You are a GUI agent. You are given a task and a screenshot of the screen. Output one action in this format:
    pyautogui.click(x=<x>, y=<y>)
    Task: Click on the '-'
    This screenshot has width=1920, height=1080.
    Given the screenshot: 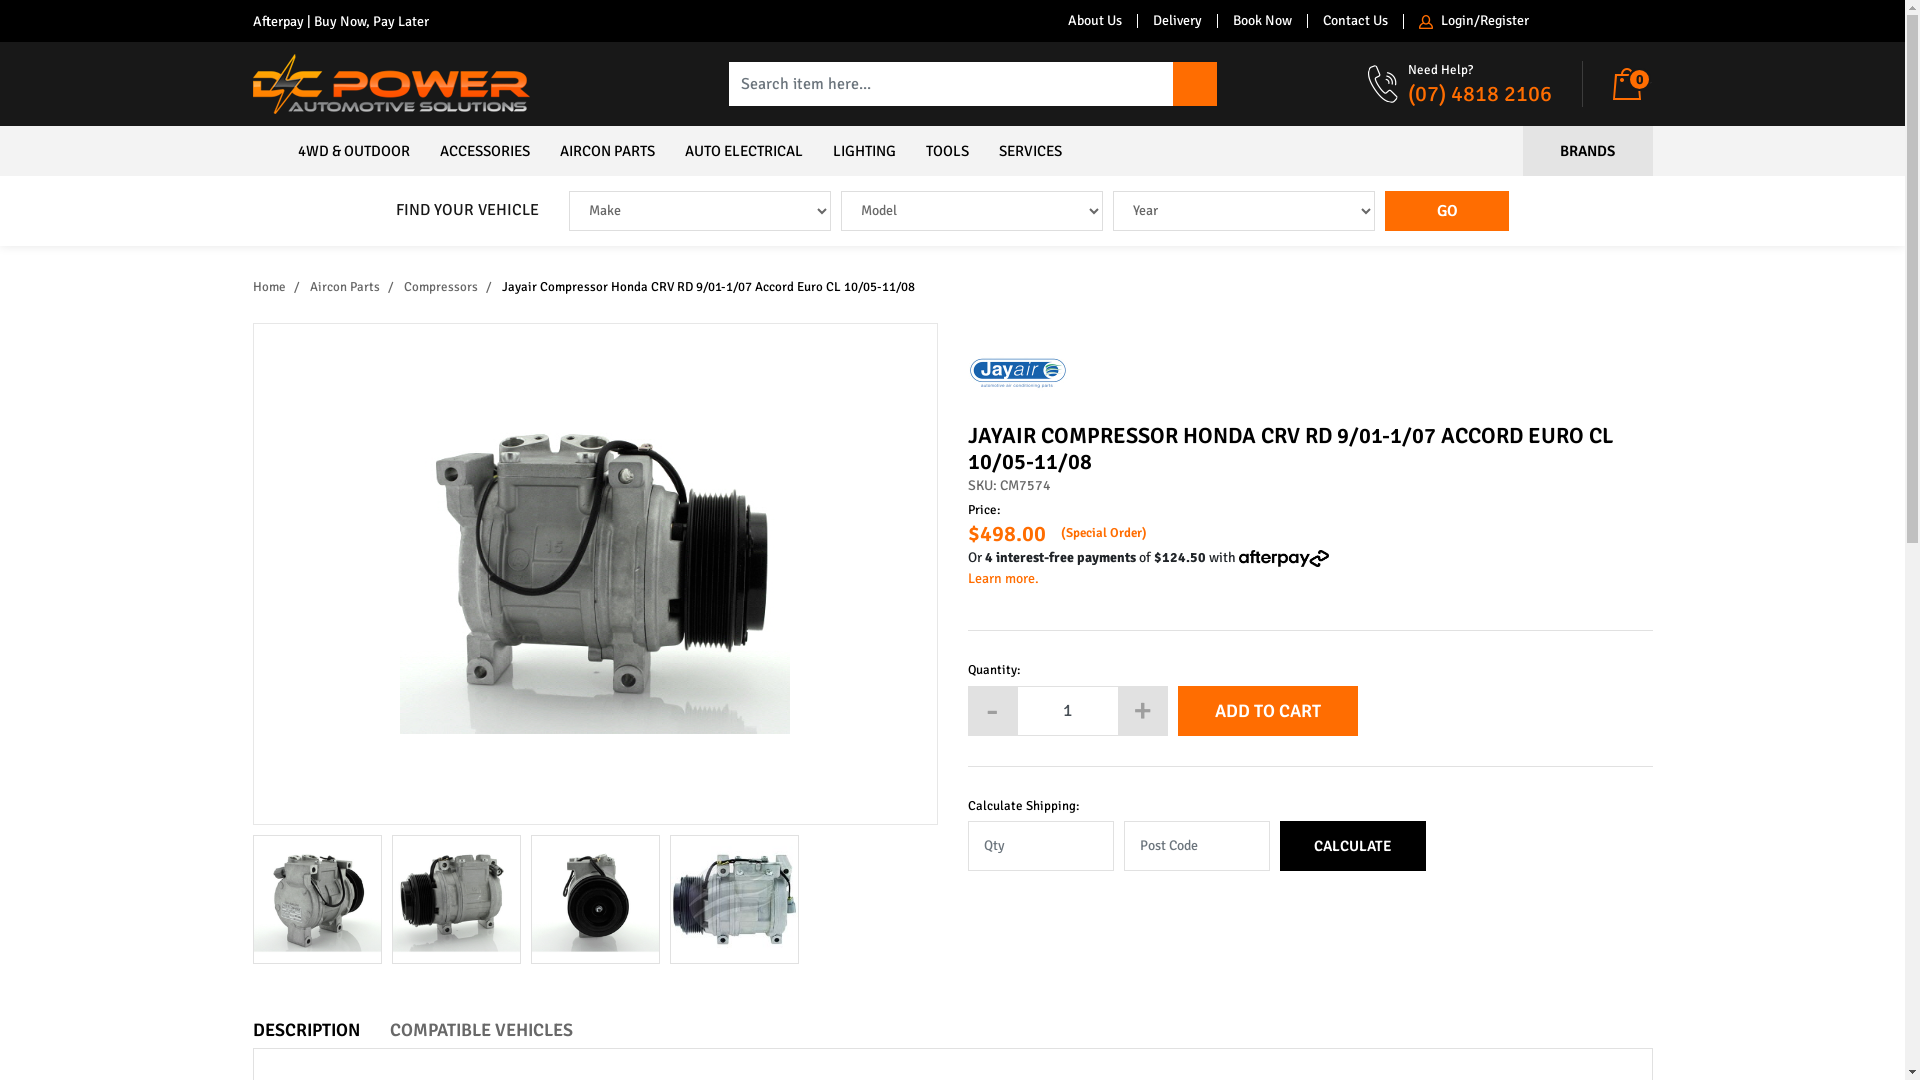 What is the action you would take?
    pyautogui.click(x=993, y=709)
    